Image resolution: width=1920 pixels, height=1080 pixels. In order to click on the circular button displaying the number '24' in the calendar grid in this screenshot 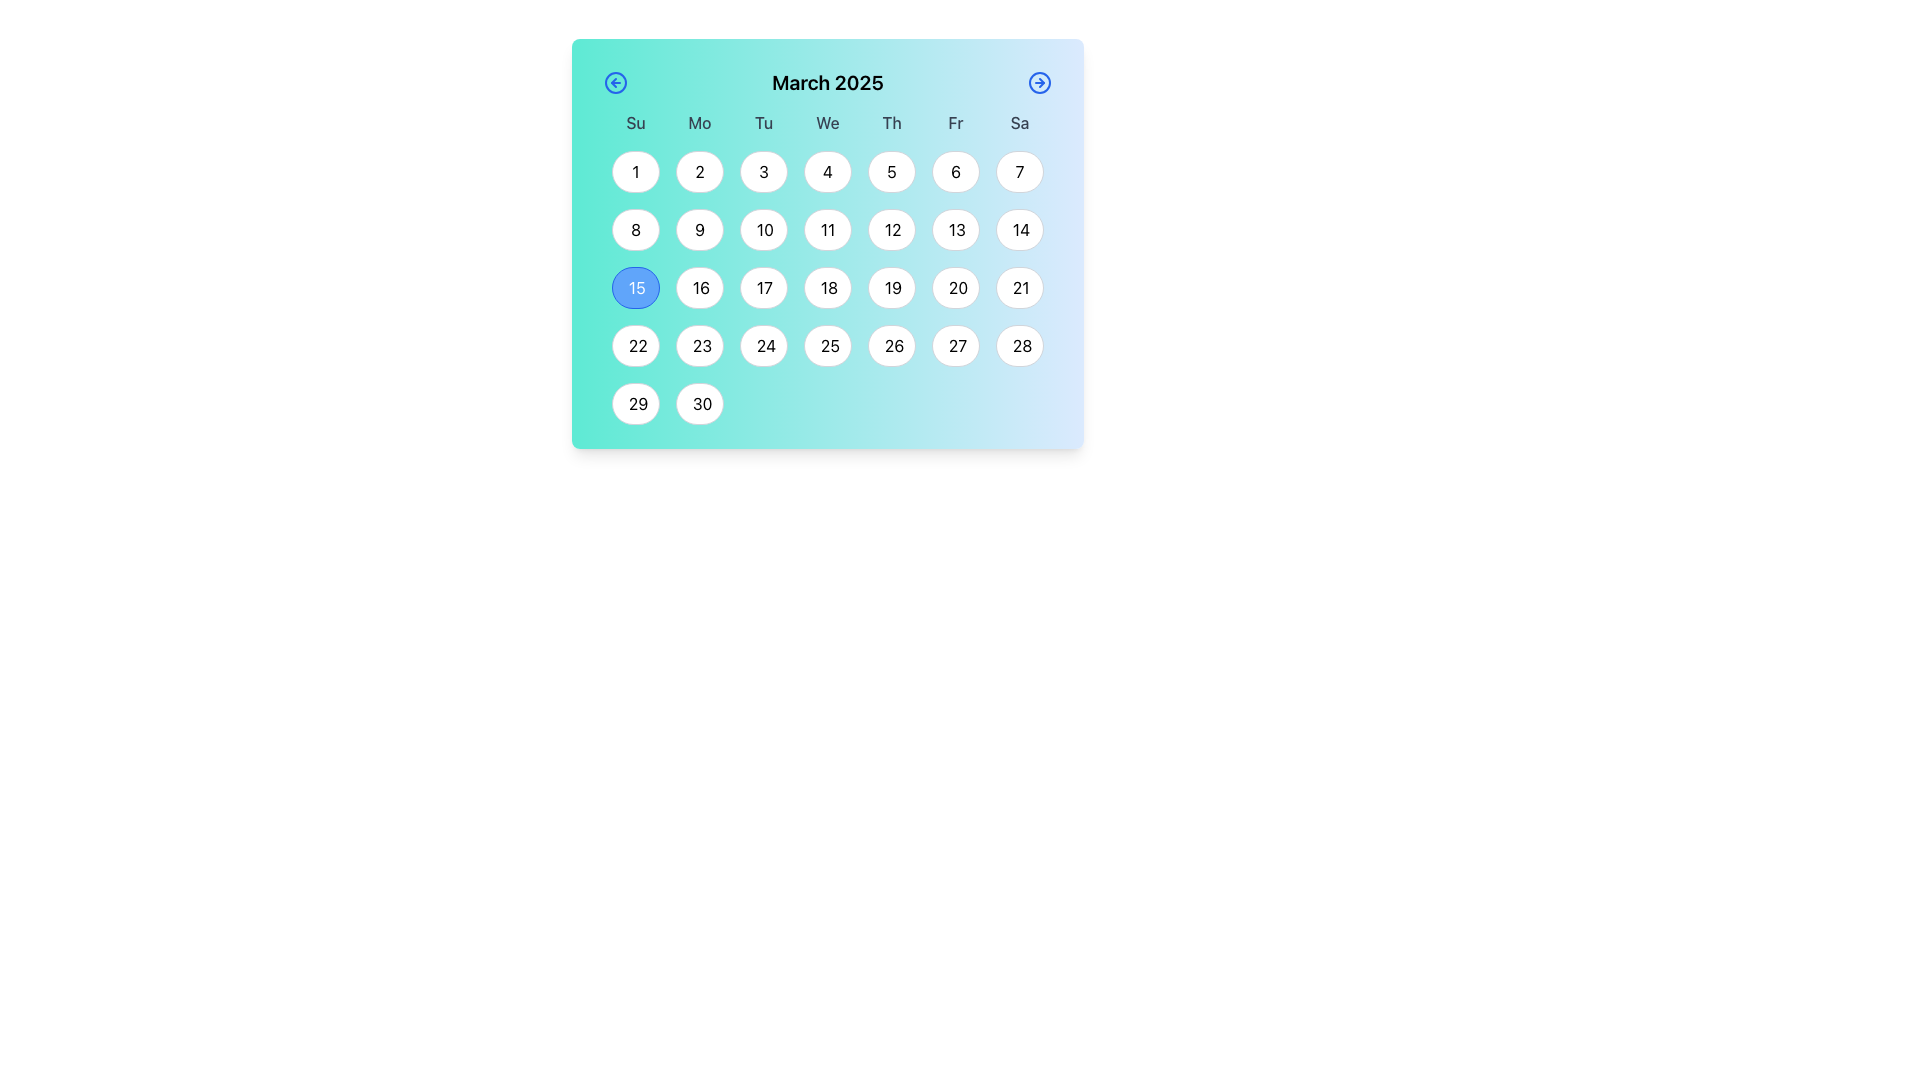, I will do `click(762, 345)`.